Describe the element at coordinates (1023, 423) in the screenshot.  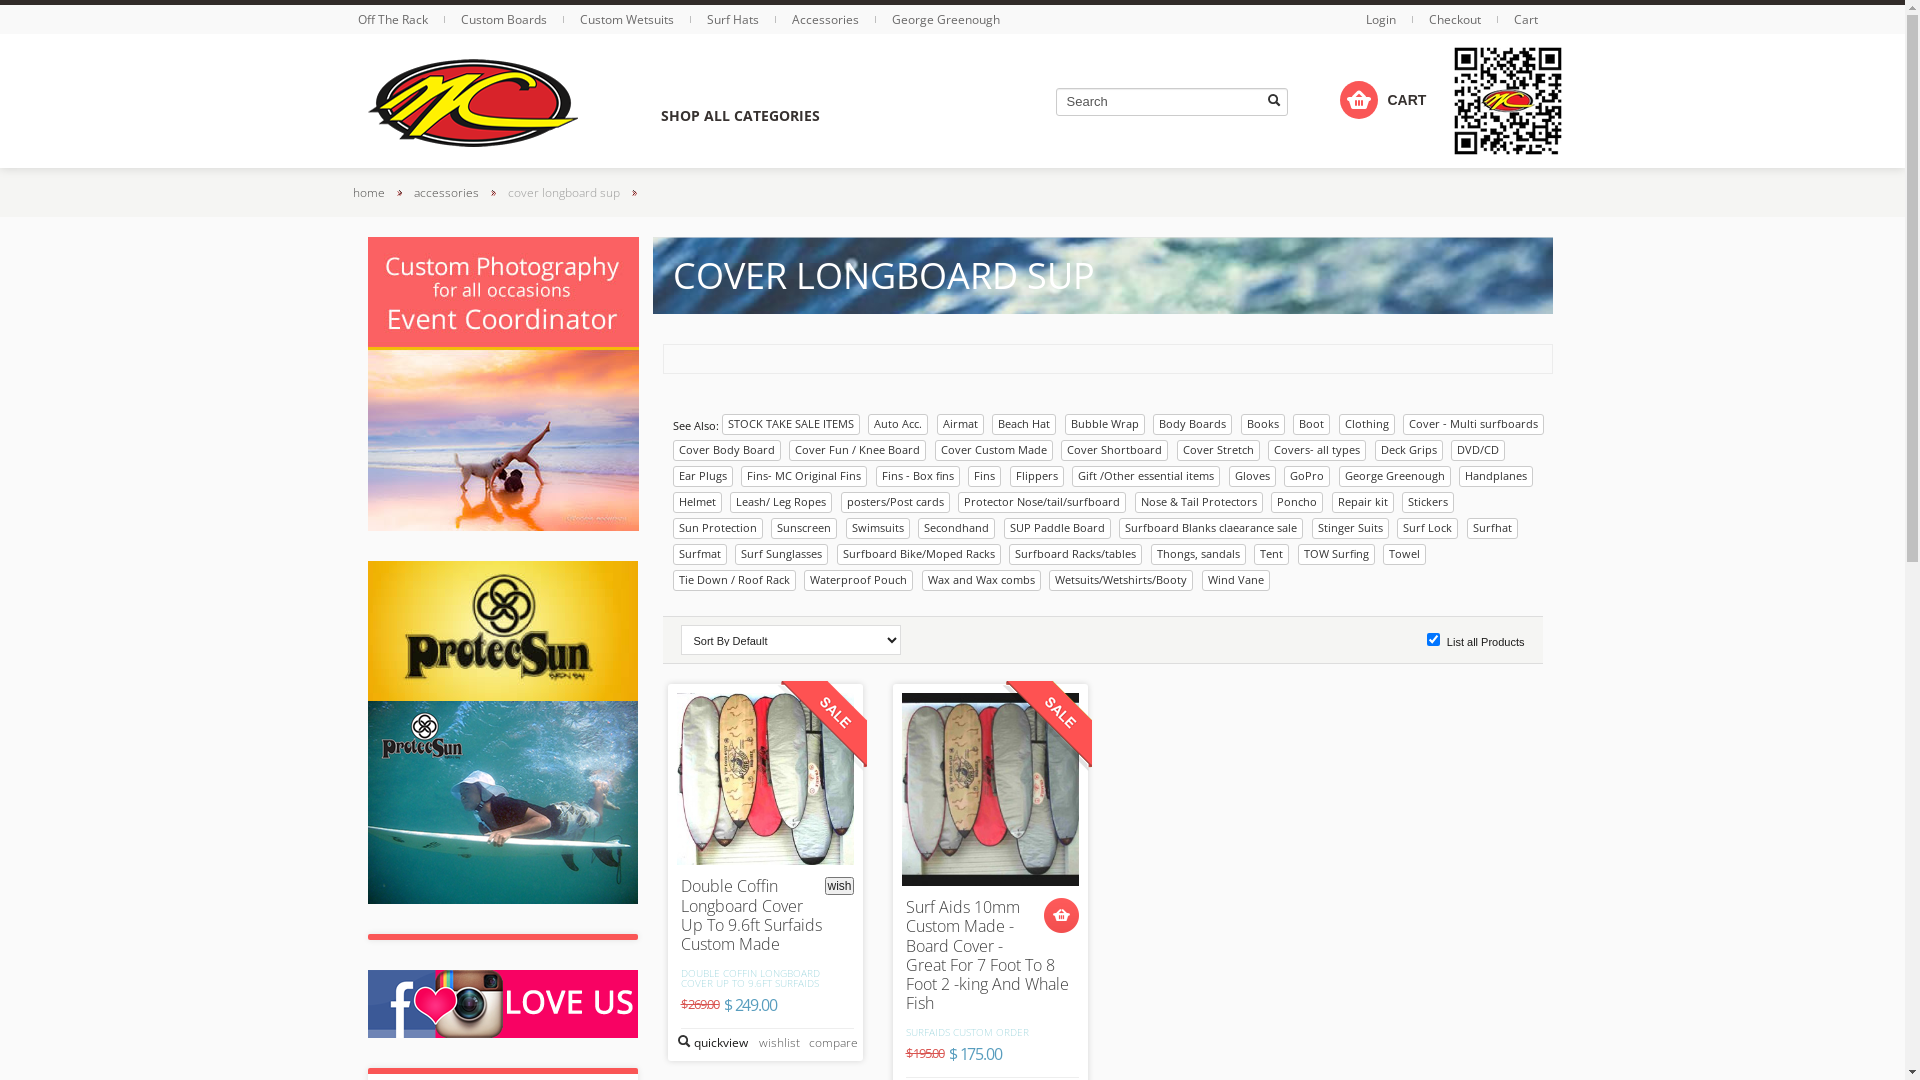
I see `'Beach Hat'` at that location.